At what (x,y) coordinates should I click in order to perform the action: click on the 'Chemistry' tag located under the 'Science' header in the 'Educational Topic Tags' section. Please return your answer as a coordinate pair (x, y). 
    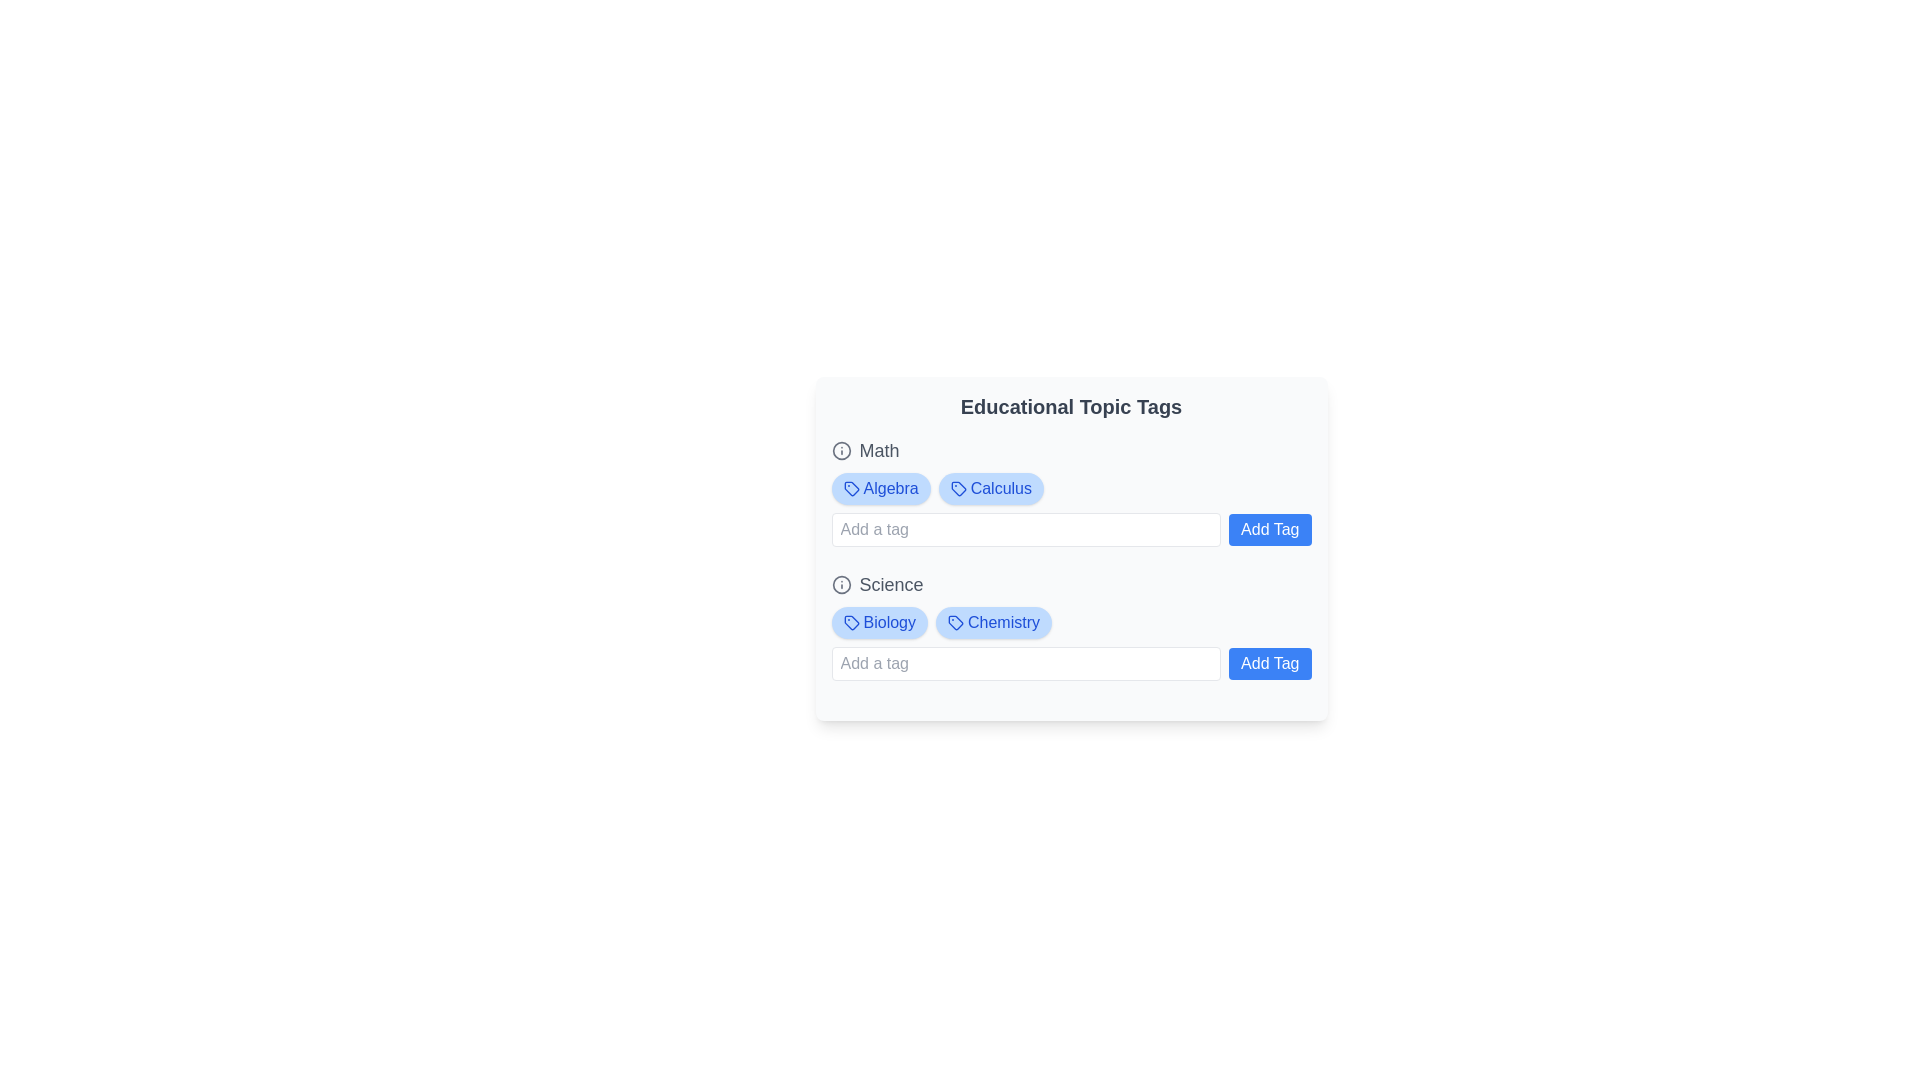
    Looking at the image, I should click on (993, 622).